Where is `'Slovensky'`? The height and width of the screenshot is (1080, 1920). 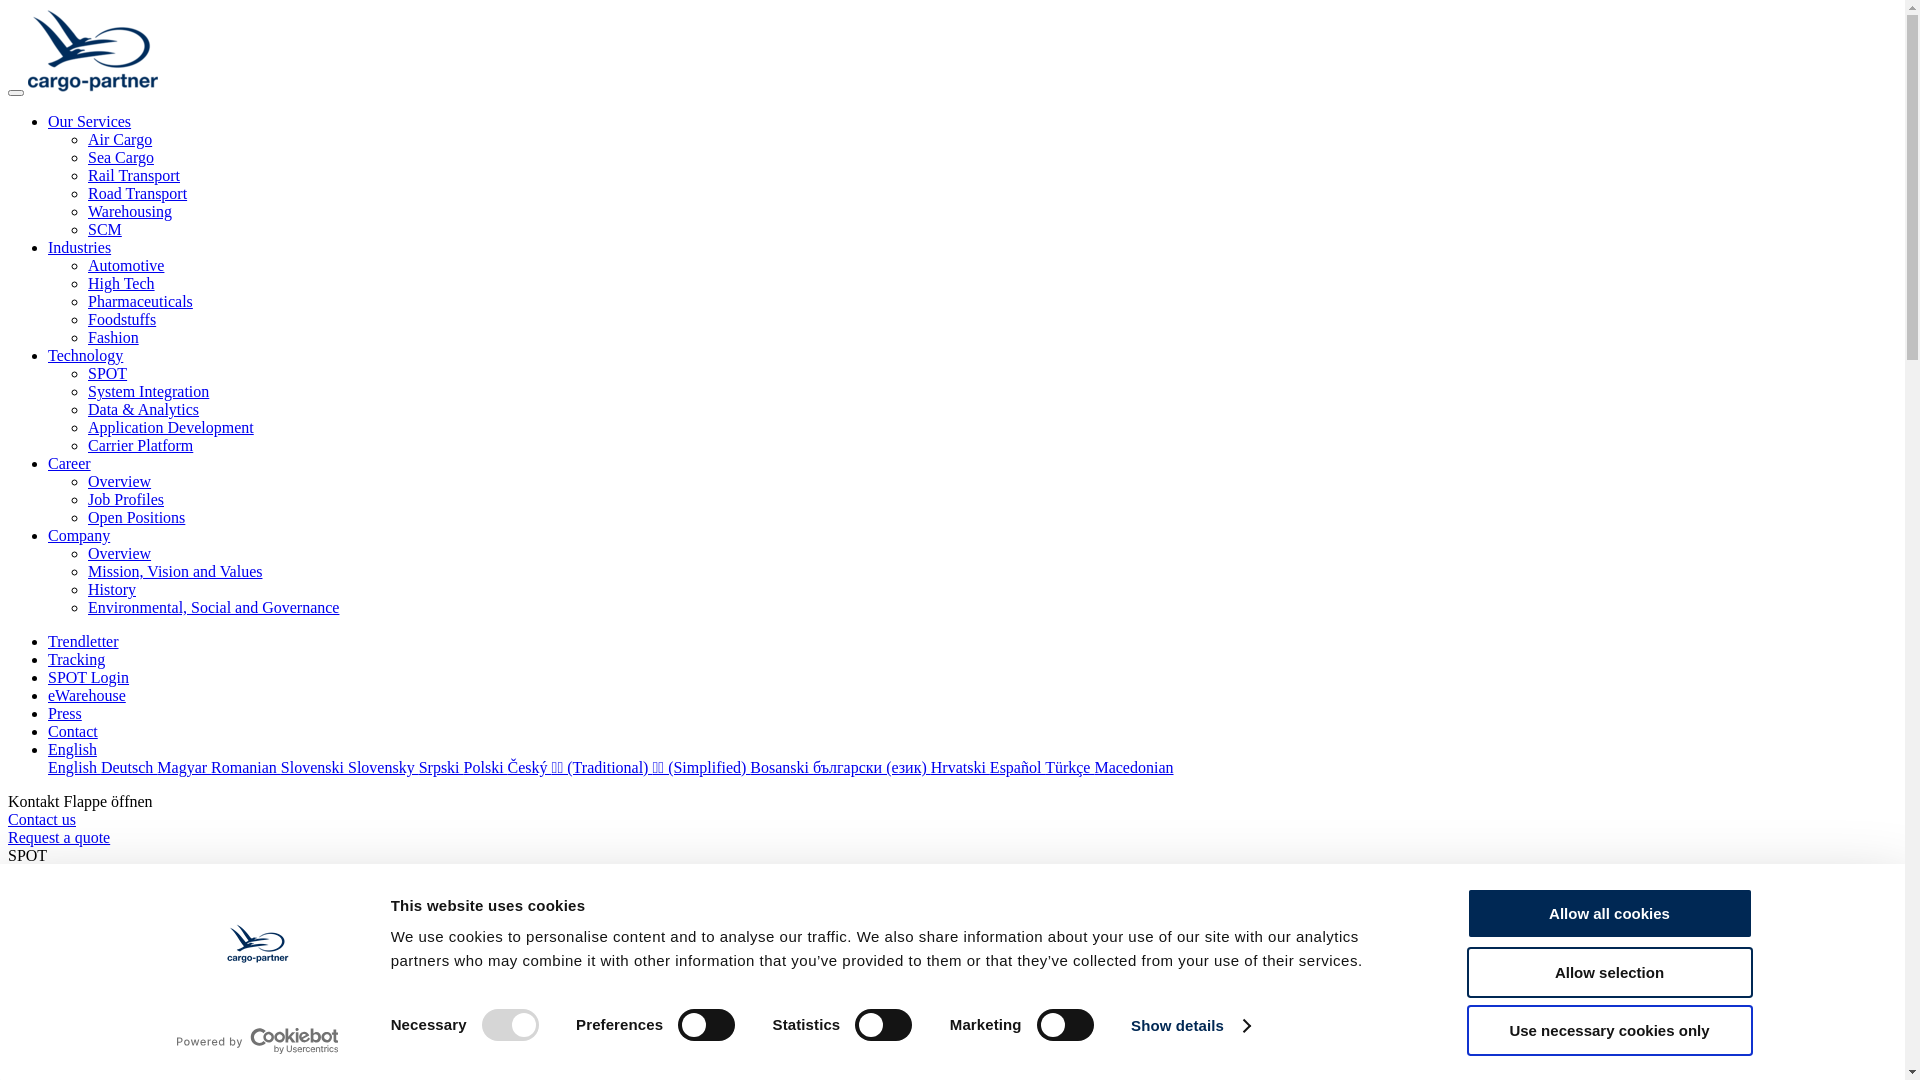
'Slovensky' is located at coordinates (383, 766).